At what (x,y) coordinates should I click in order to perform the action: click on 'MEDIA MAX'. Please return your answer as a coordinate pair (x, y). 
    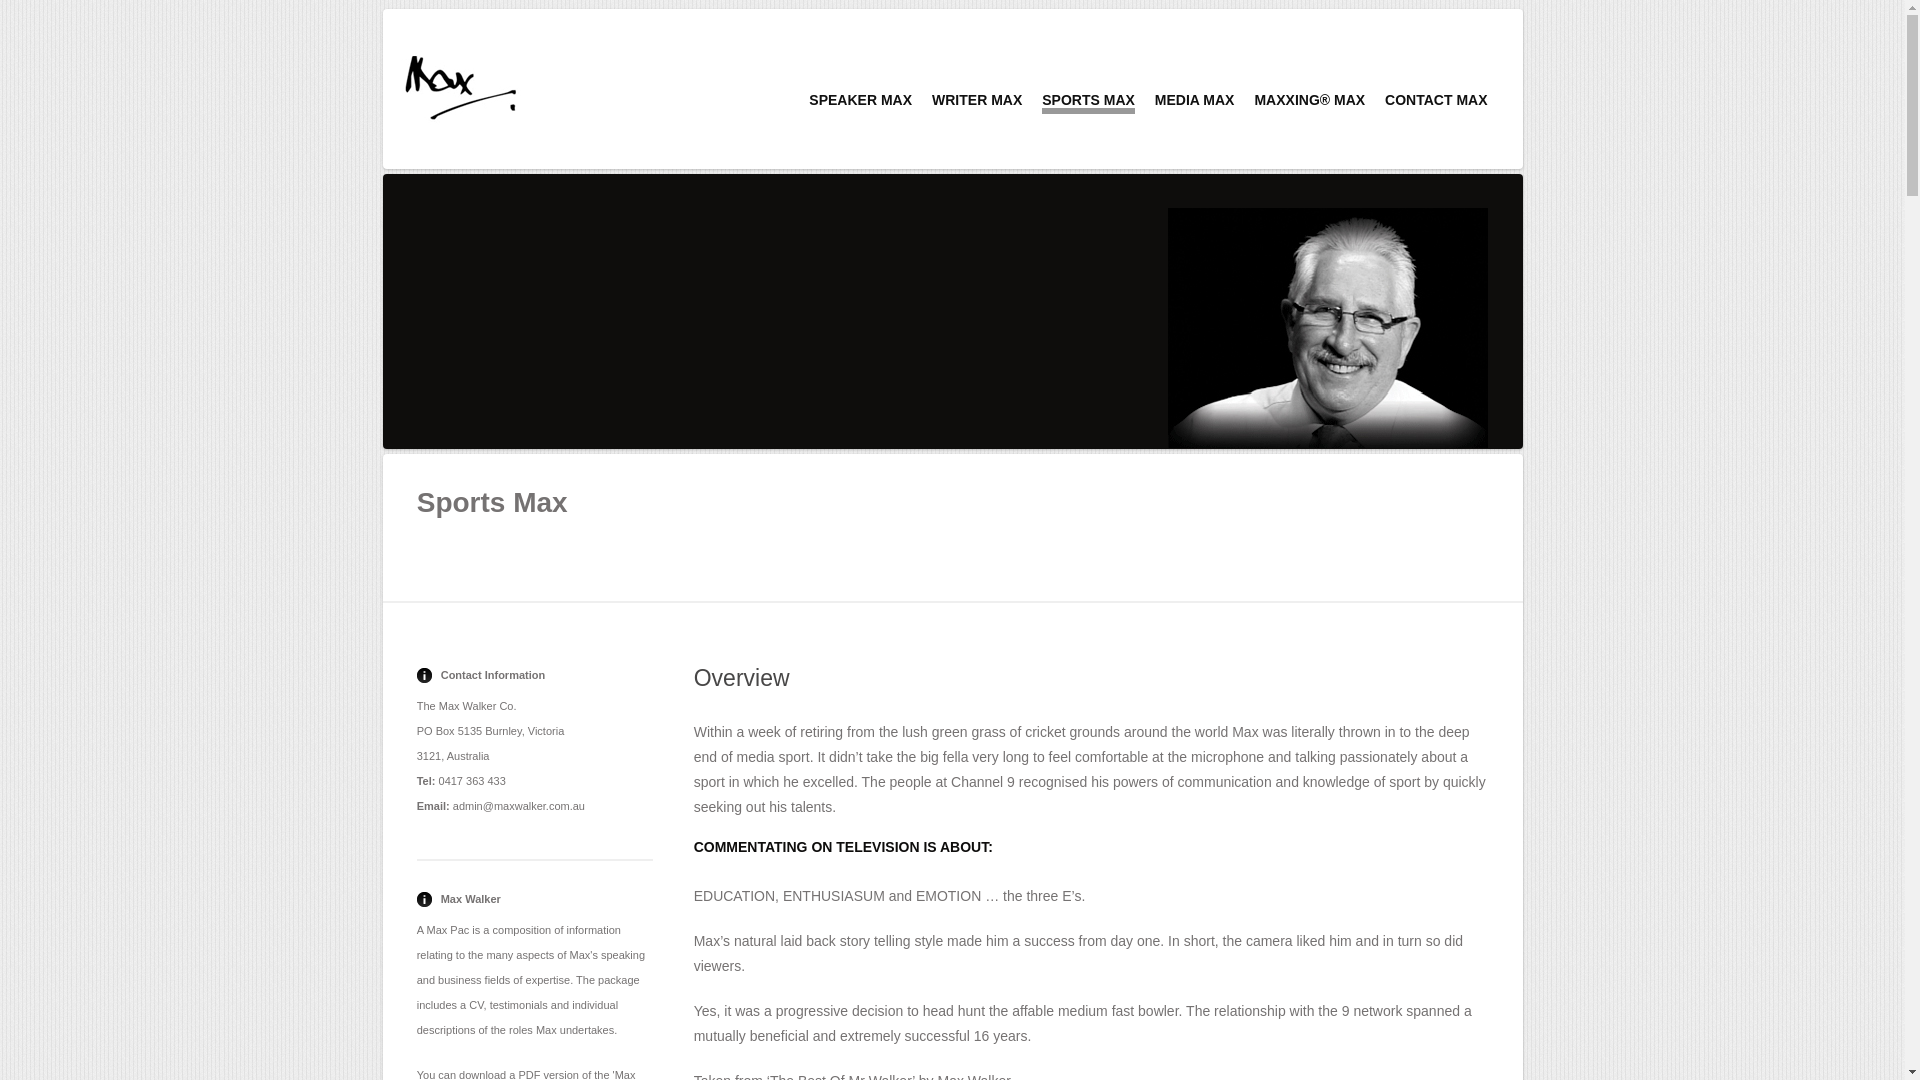
    Looking at the image, I should click on (1155, 100).